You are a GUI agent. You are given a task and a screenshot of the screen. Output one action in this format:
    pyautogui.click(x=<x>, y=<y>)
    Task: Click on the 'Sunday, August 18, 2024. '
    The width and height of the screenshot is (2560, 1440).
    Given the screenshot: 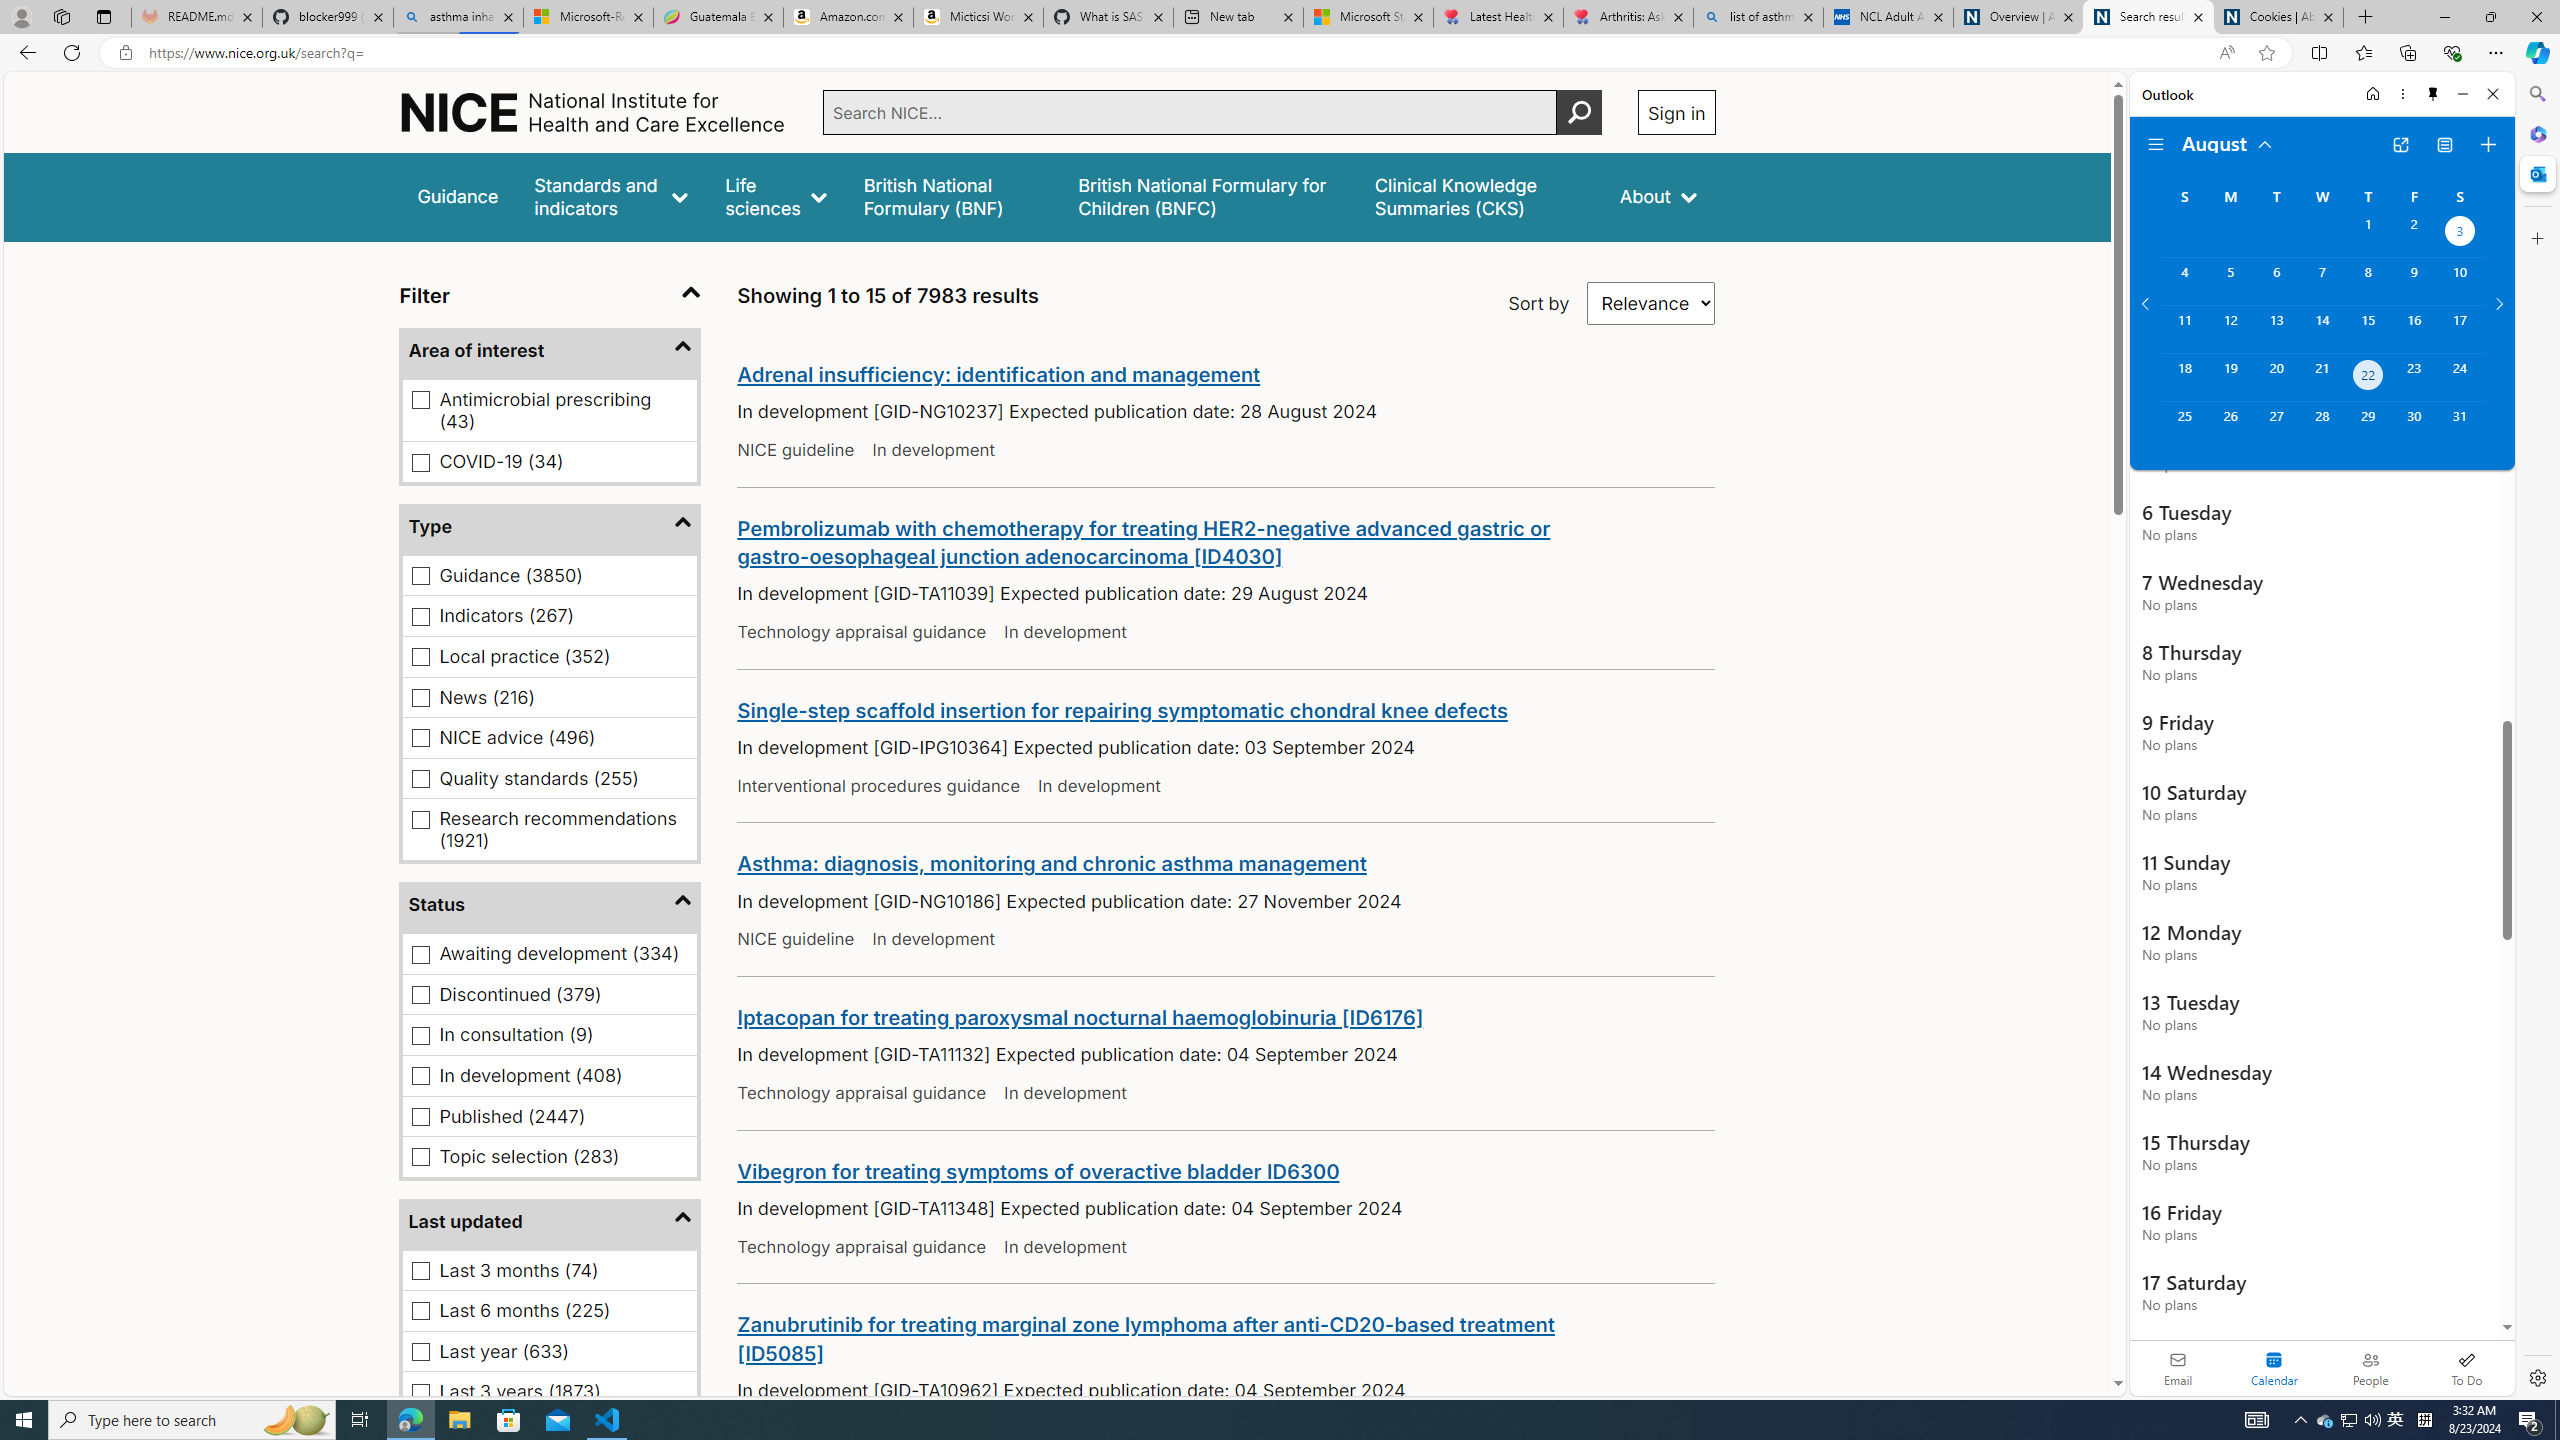 What is the action you would take?
    pyautogui.click(x=2184, y=376)
    